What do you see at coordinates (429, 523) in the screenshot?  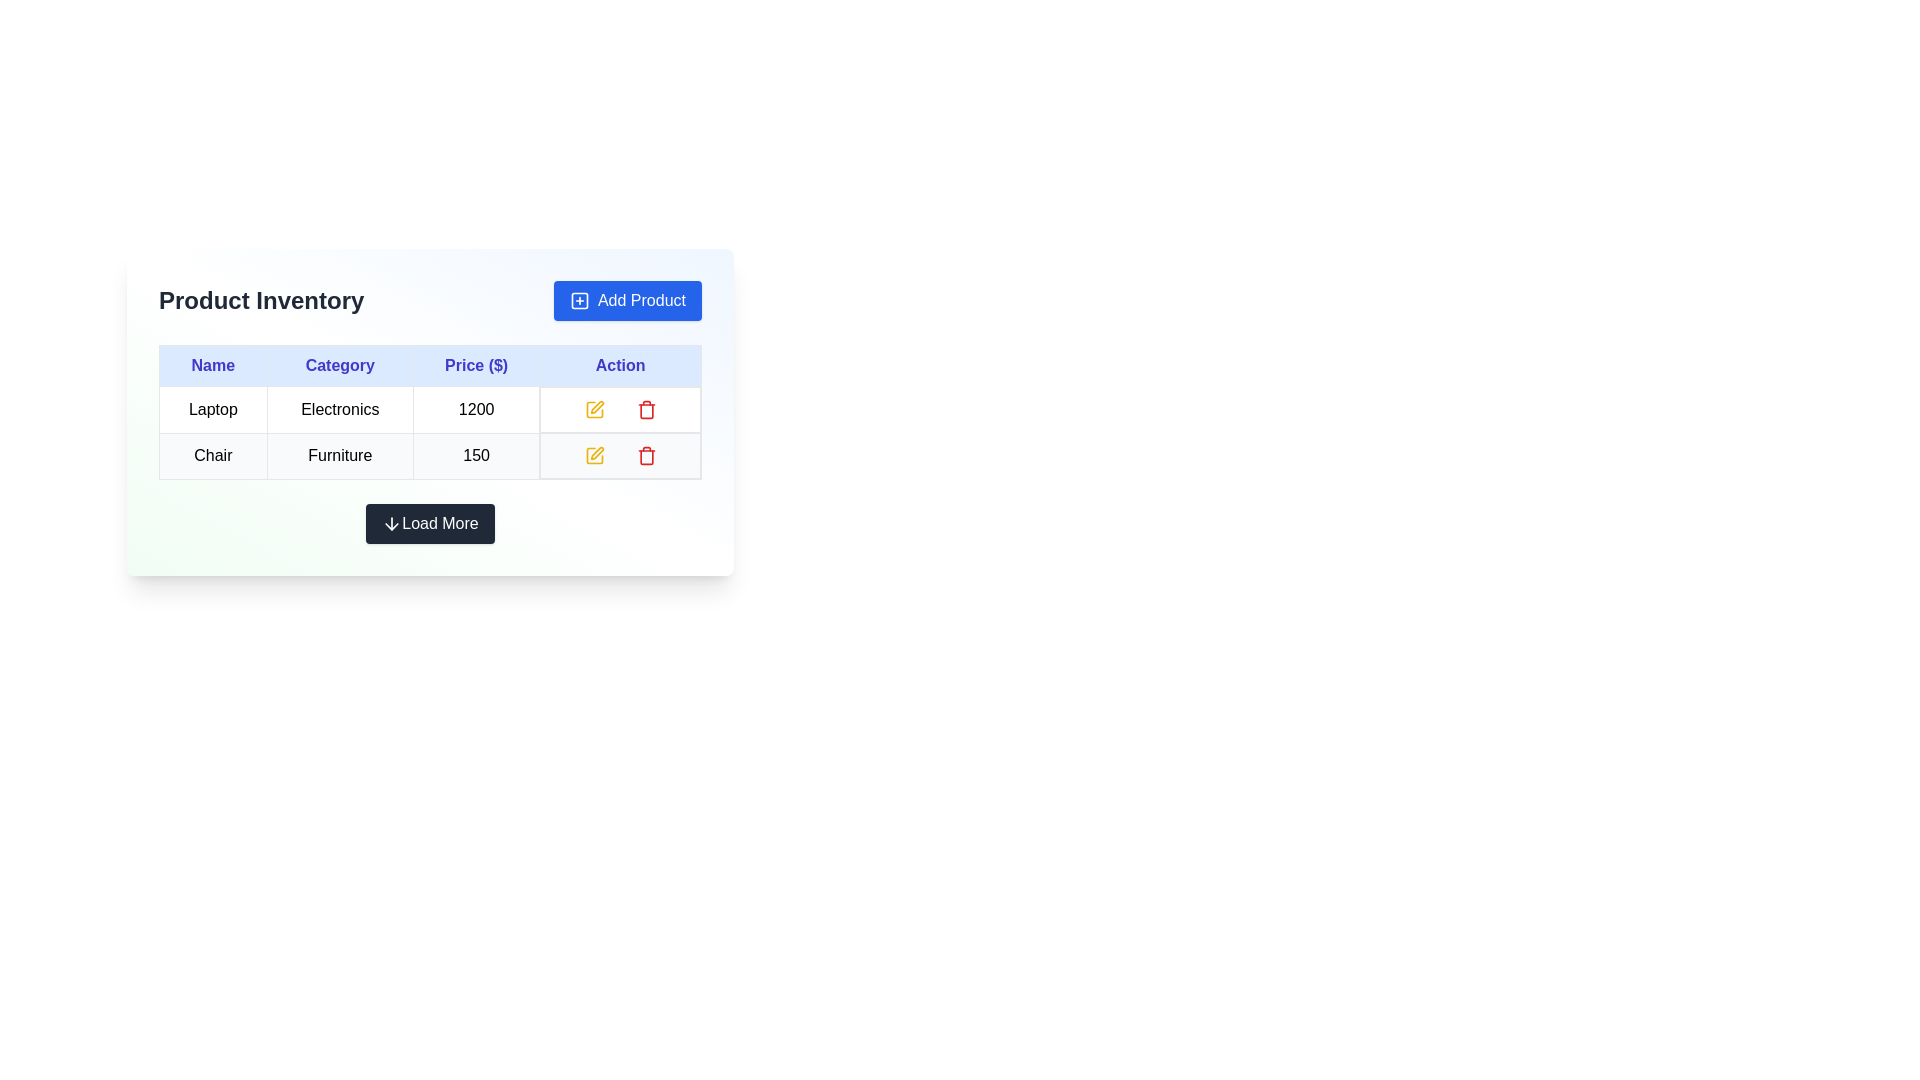 I see `the 'Load More' button, a rectangular button with a downward arrow icon and text on a dark background, to observe its styling effects` at bounding box center [429, 523].